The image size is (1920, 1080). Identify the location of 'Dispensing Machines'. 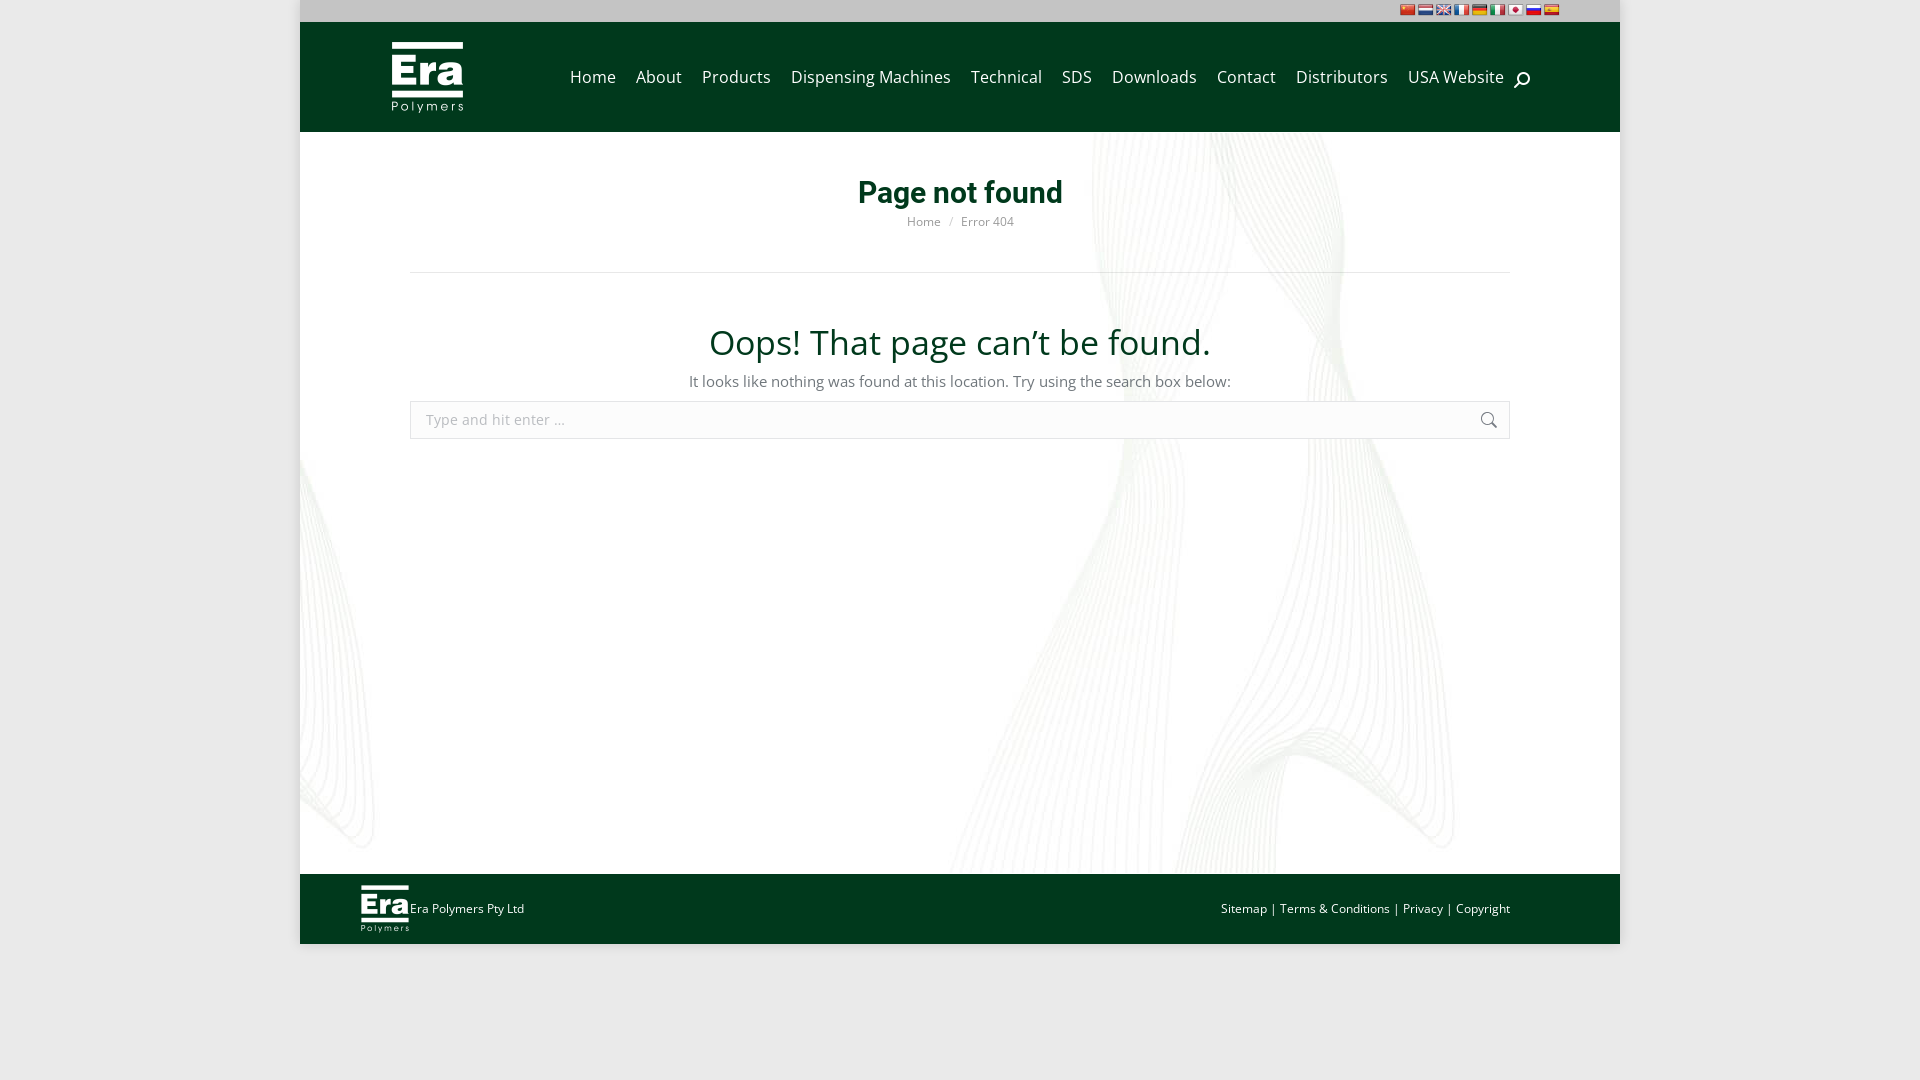
(870, 76).